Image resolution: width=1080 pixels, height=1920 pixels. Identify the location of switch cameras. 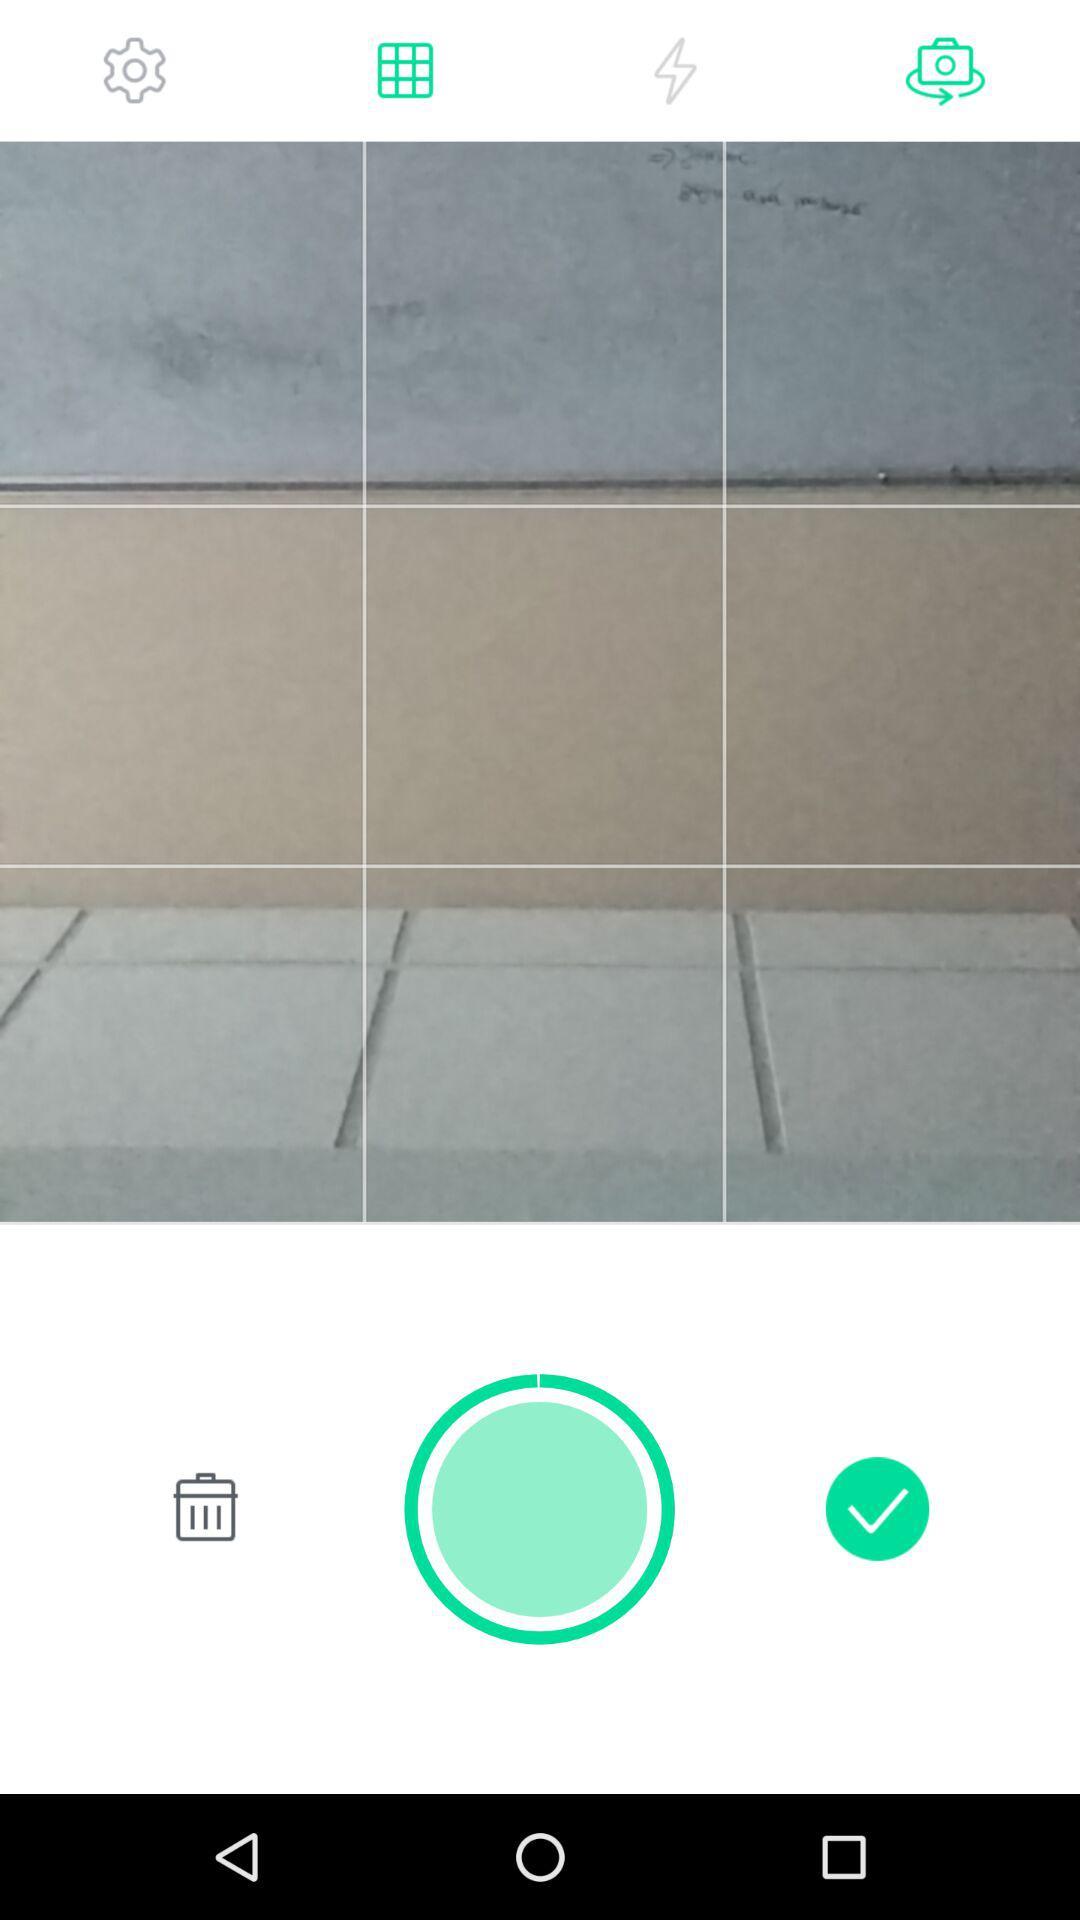
(945, 70).